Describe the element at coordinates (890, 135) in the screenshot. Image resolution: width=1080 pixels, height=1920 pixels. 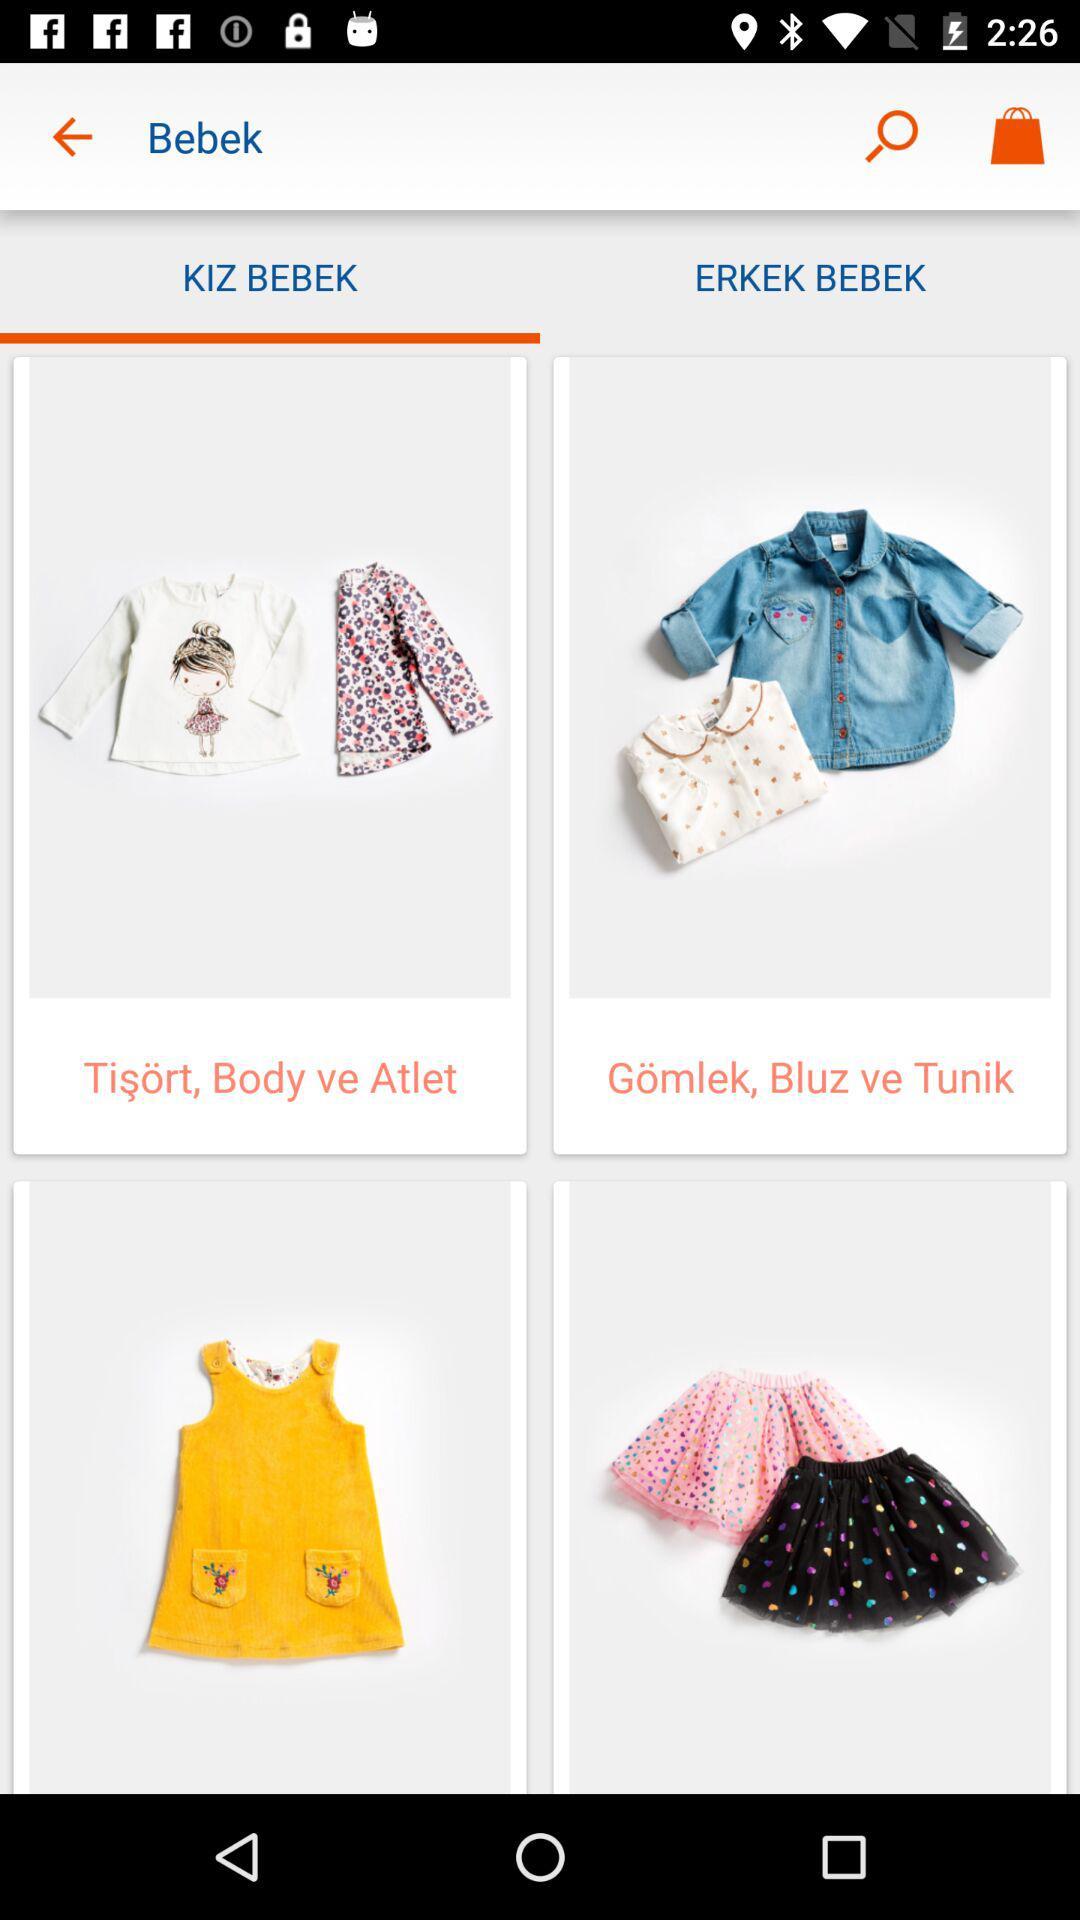
I see `the item above the erkek bebek app` at that location.